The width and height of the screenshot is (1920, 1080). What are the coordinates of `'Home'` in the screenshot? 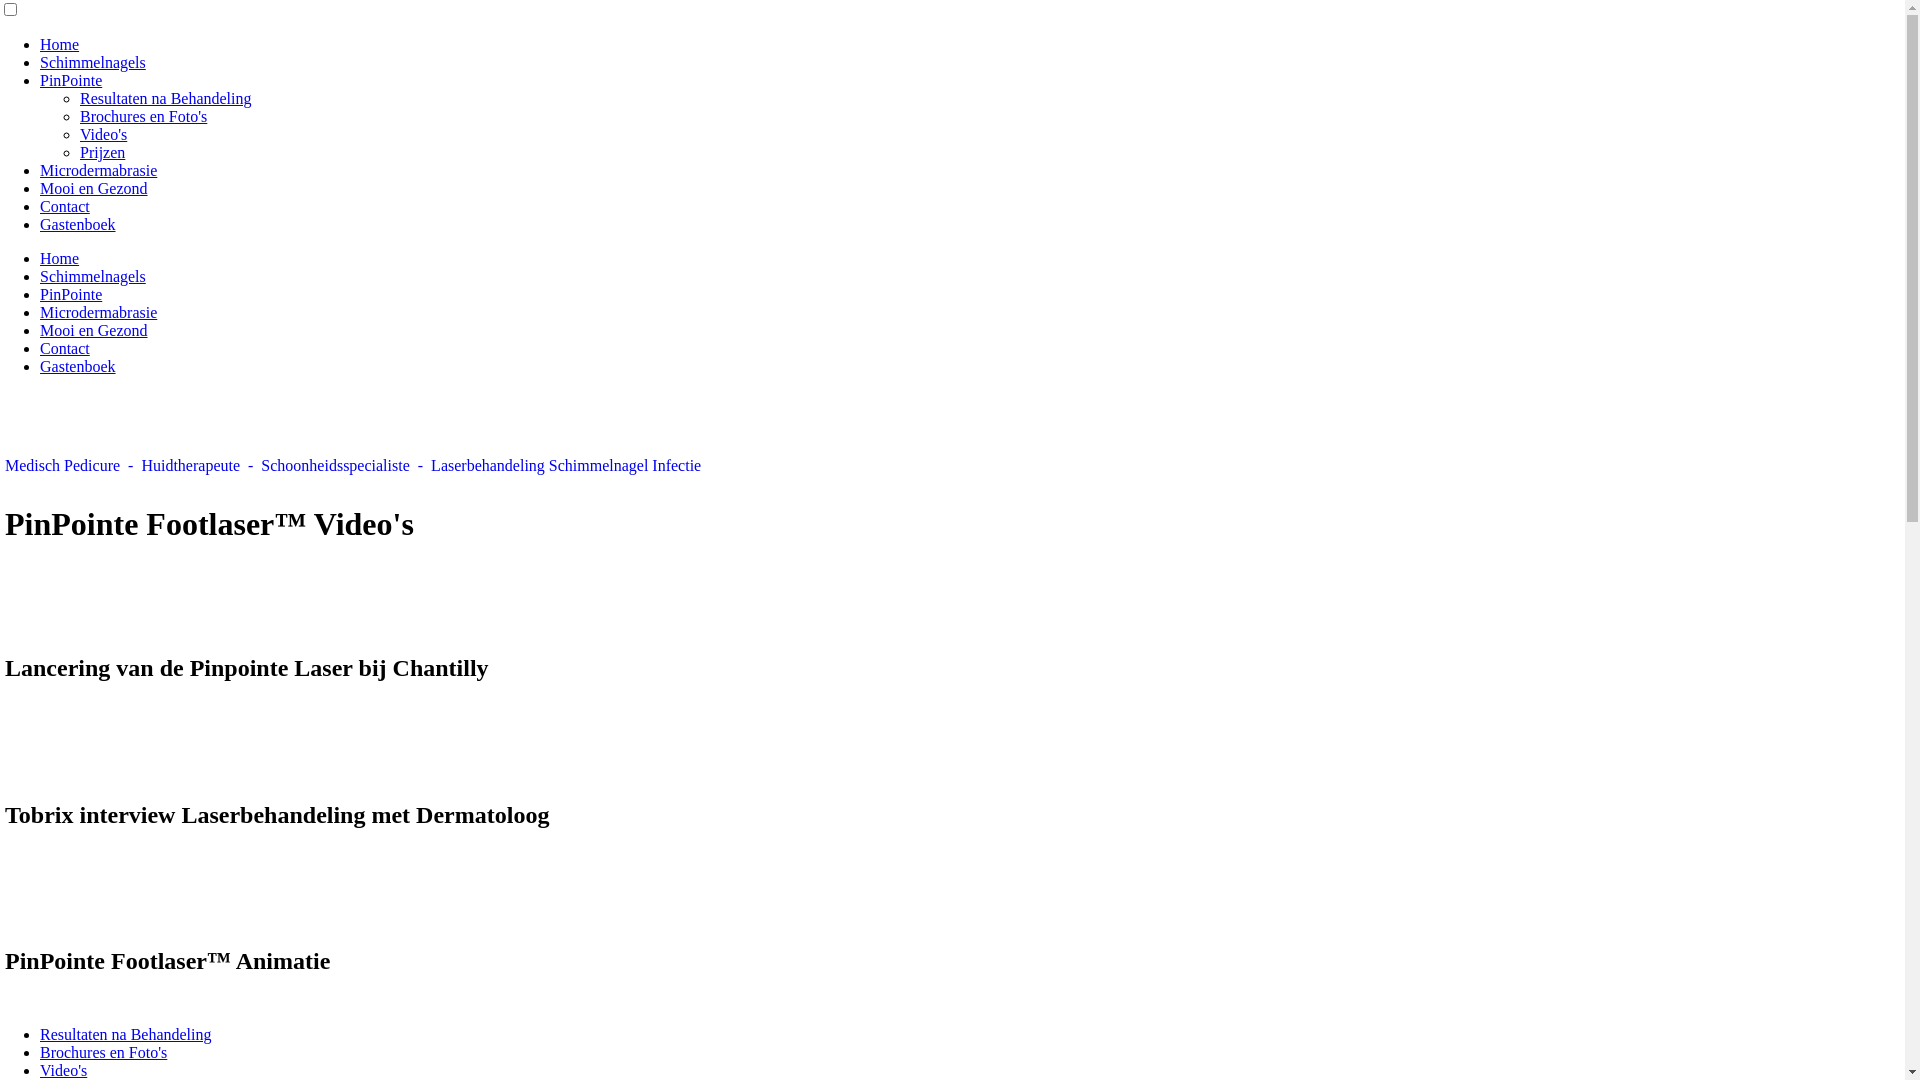 It's located at (59, 257).